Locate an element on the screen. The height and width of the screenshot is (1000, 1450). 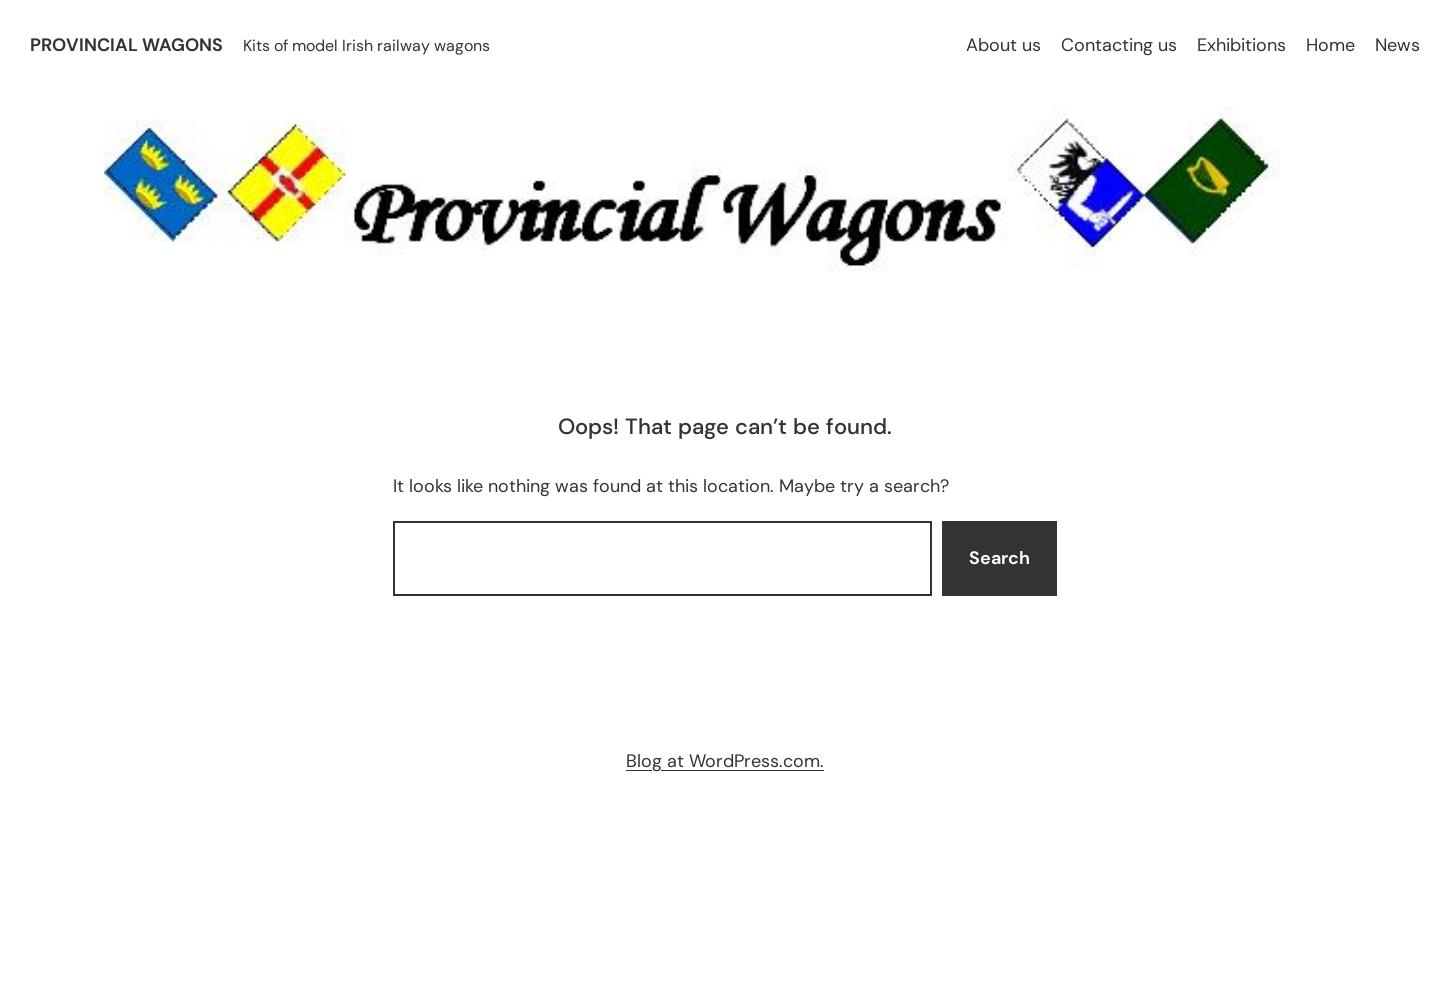
'Home' is located at coordinates (1329, 45).